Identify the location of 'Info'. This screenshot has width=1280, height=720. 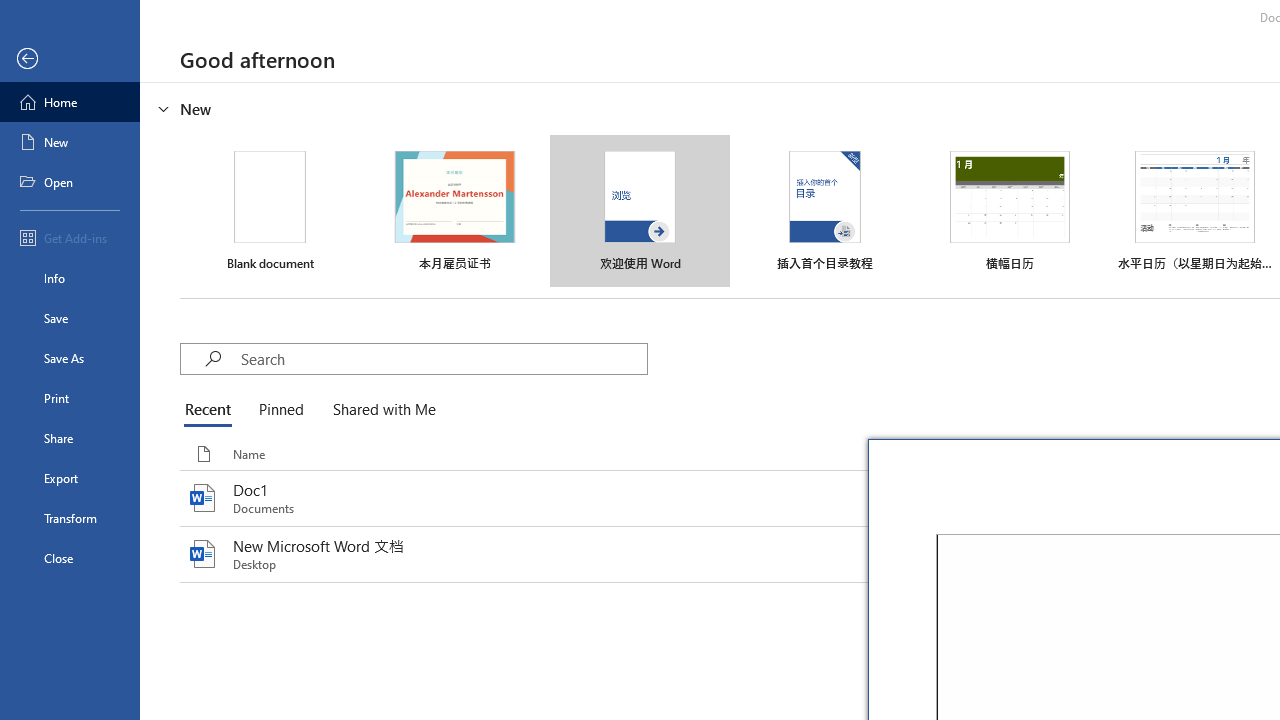
(69, 277).